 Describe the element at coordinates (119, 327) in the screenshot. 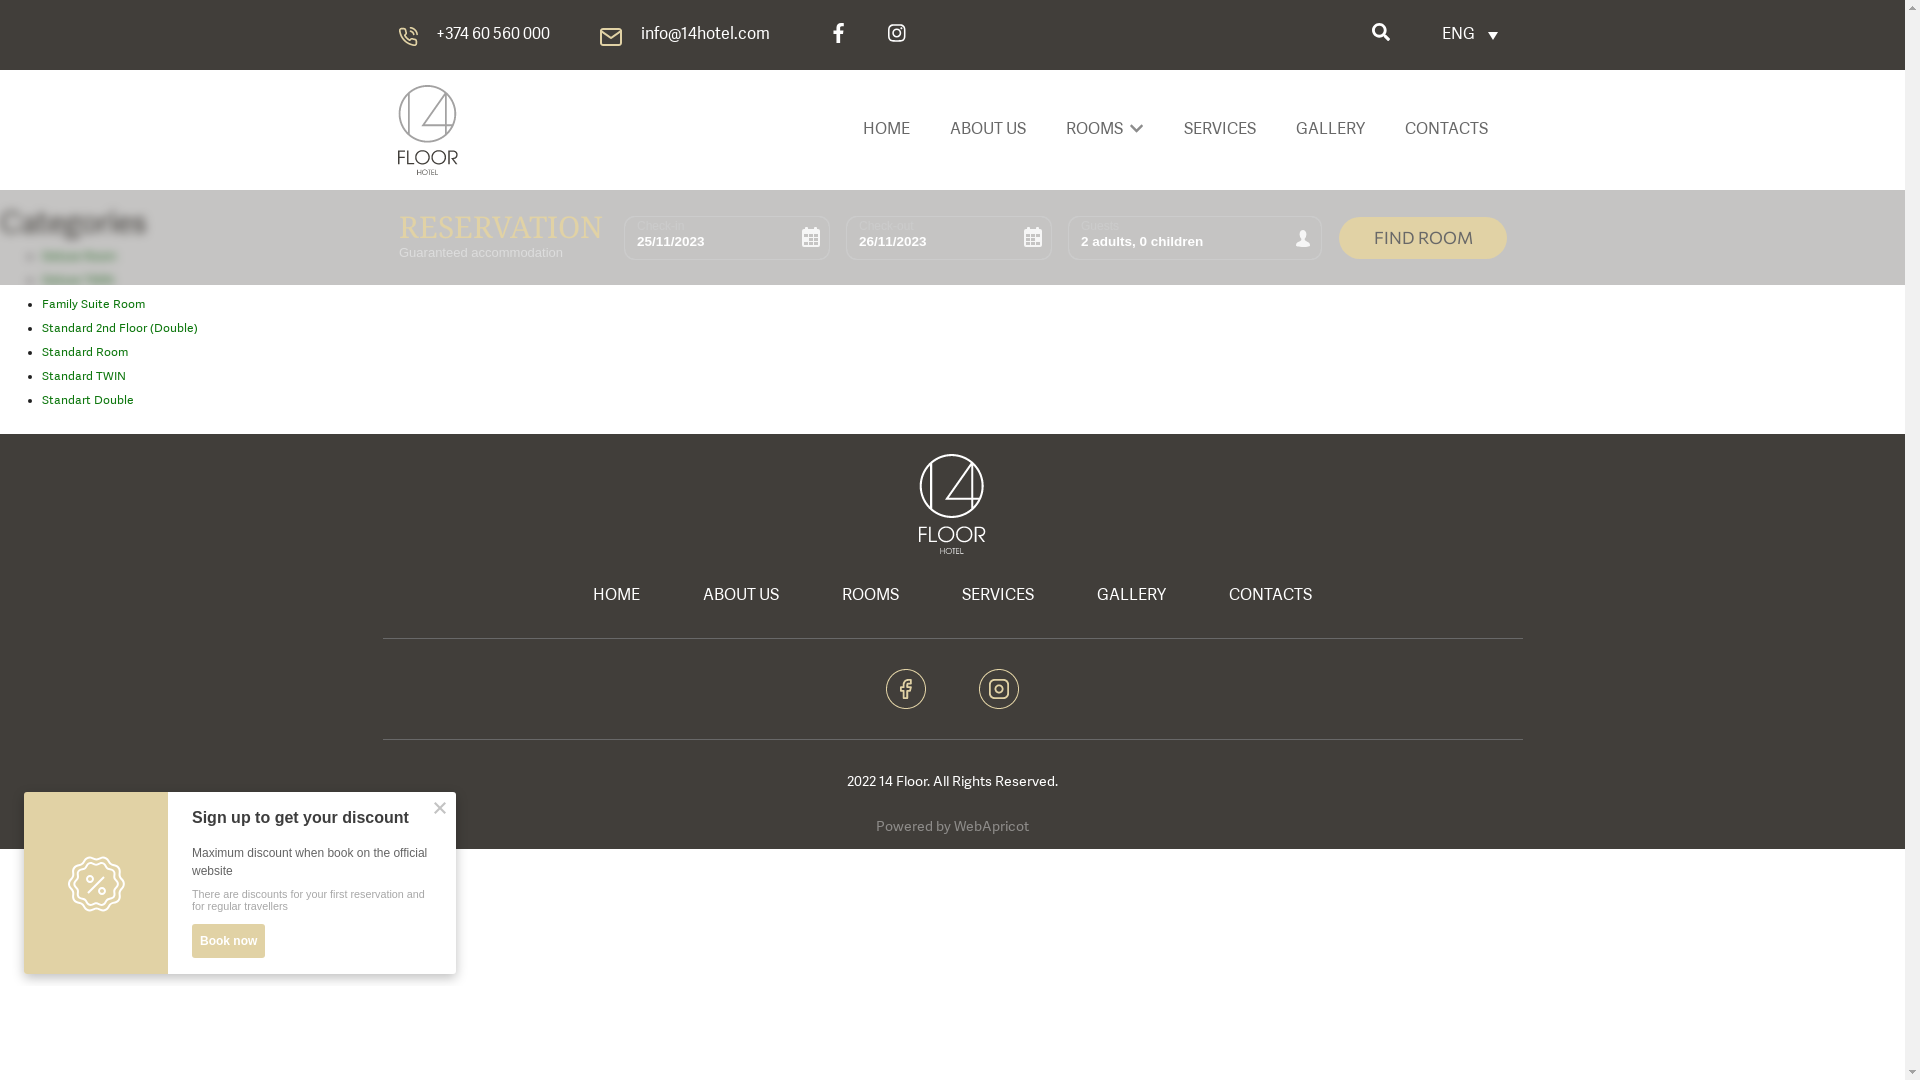

I see `'Standard 2nd Floor (Double)'` at that location.